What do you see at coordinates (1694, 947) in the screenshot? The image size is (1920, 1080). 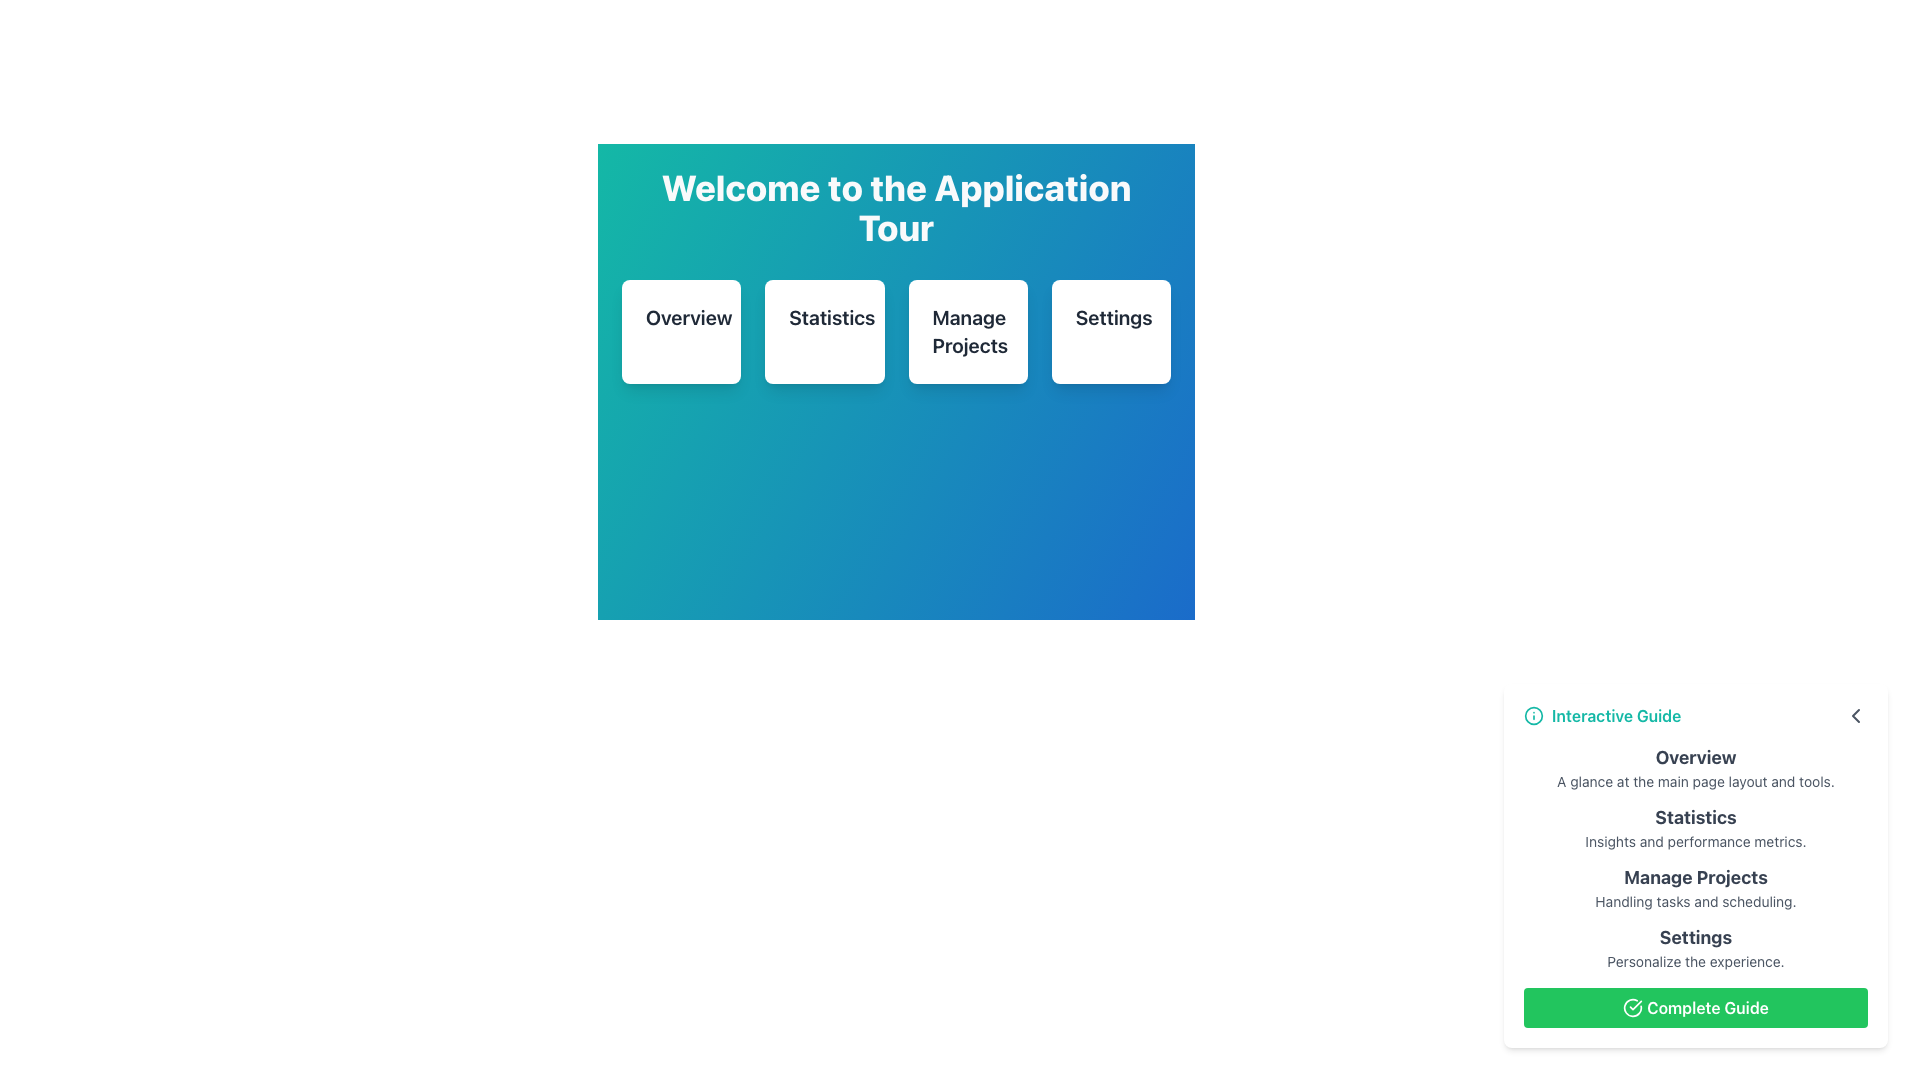 I see `the 'Settings' text grouping element` at bounding box center [1694, 947].